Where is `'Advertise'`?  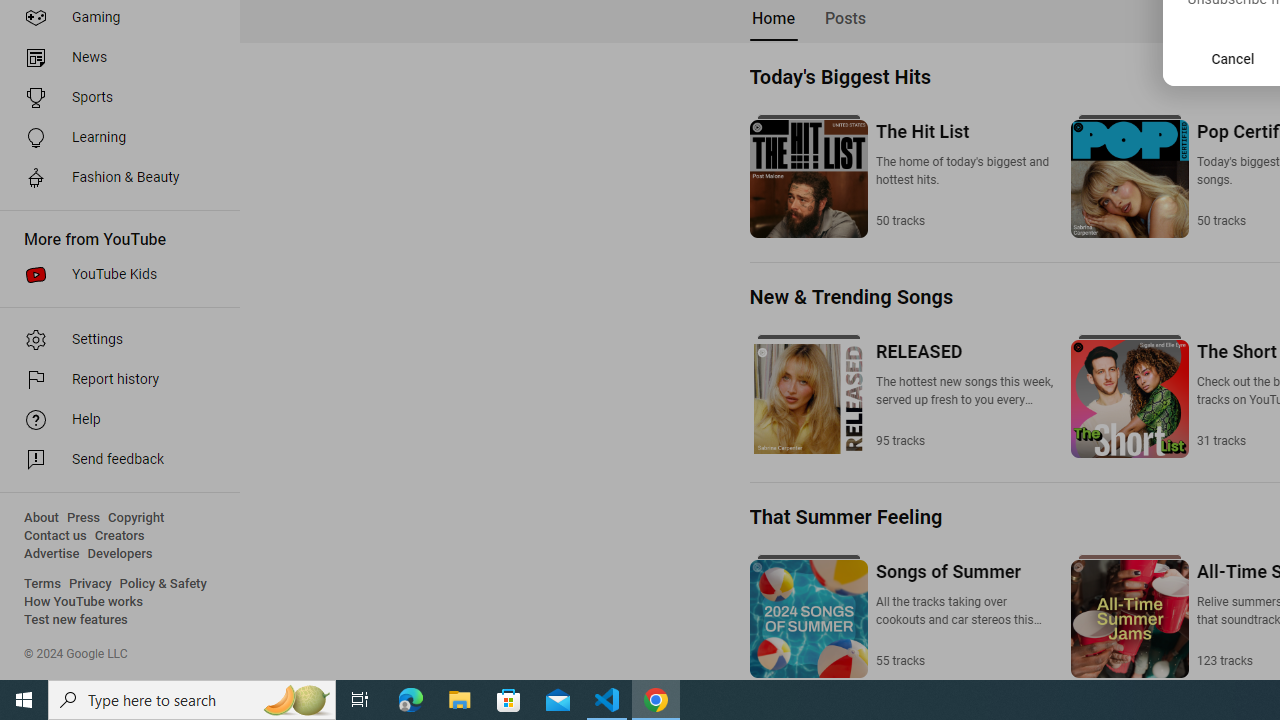
'Advertise' is located at coordinates (51, 554).